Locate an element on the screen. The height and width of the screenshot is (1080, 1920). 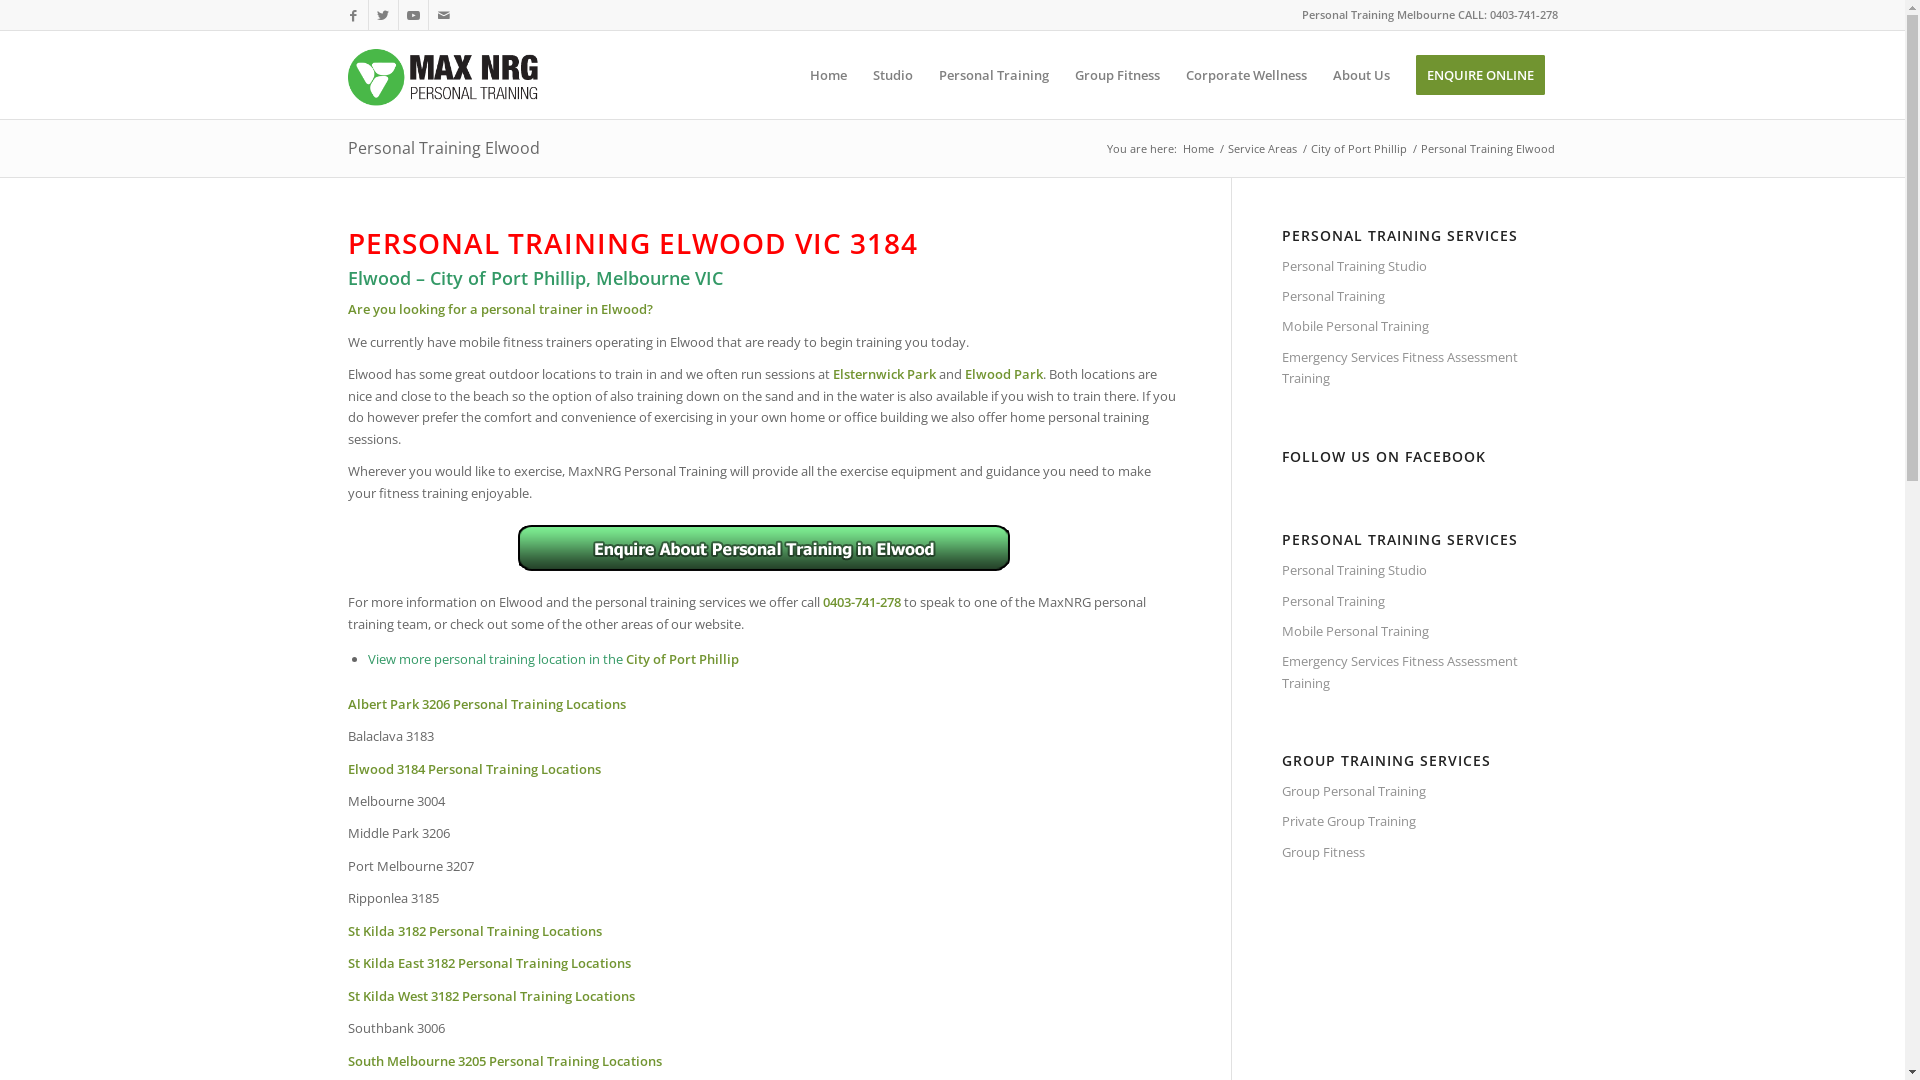
'About Us' is located at coordinates (1360, 73).